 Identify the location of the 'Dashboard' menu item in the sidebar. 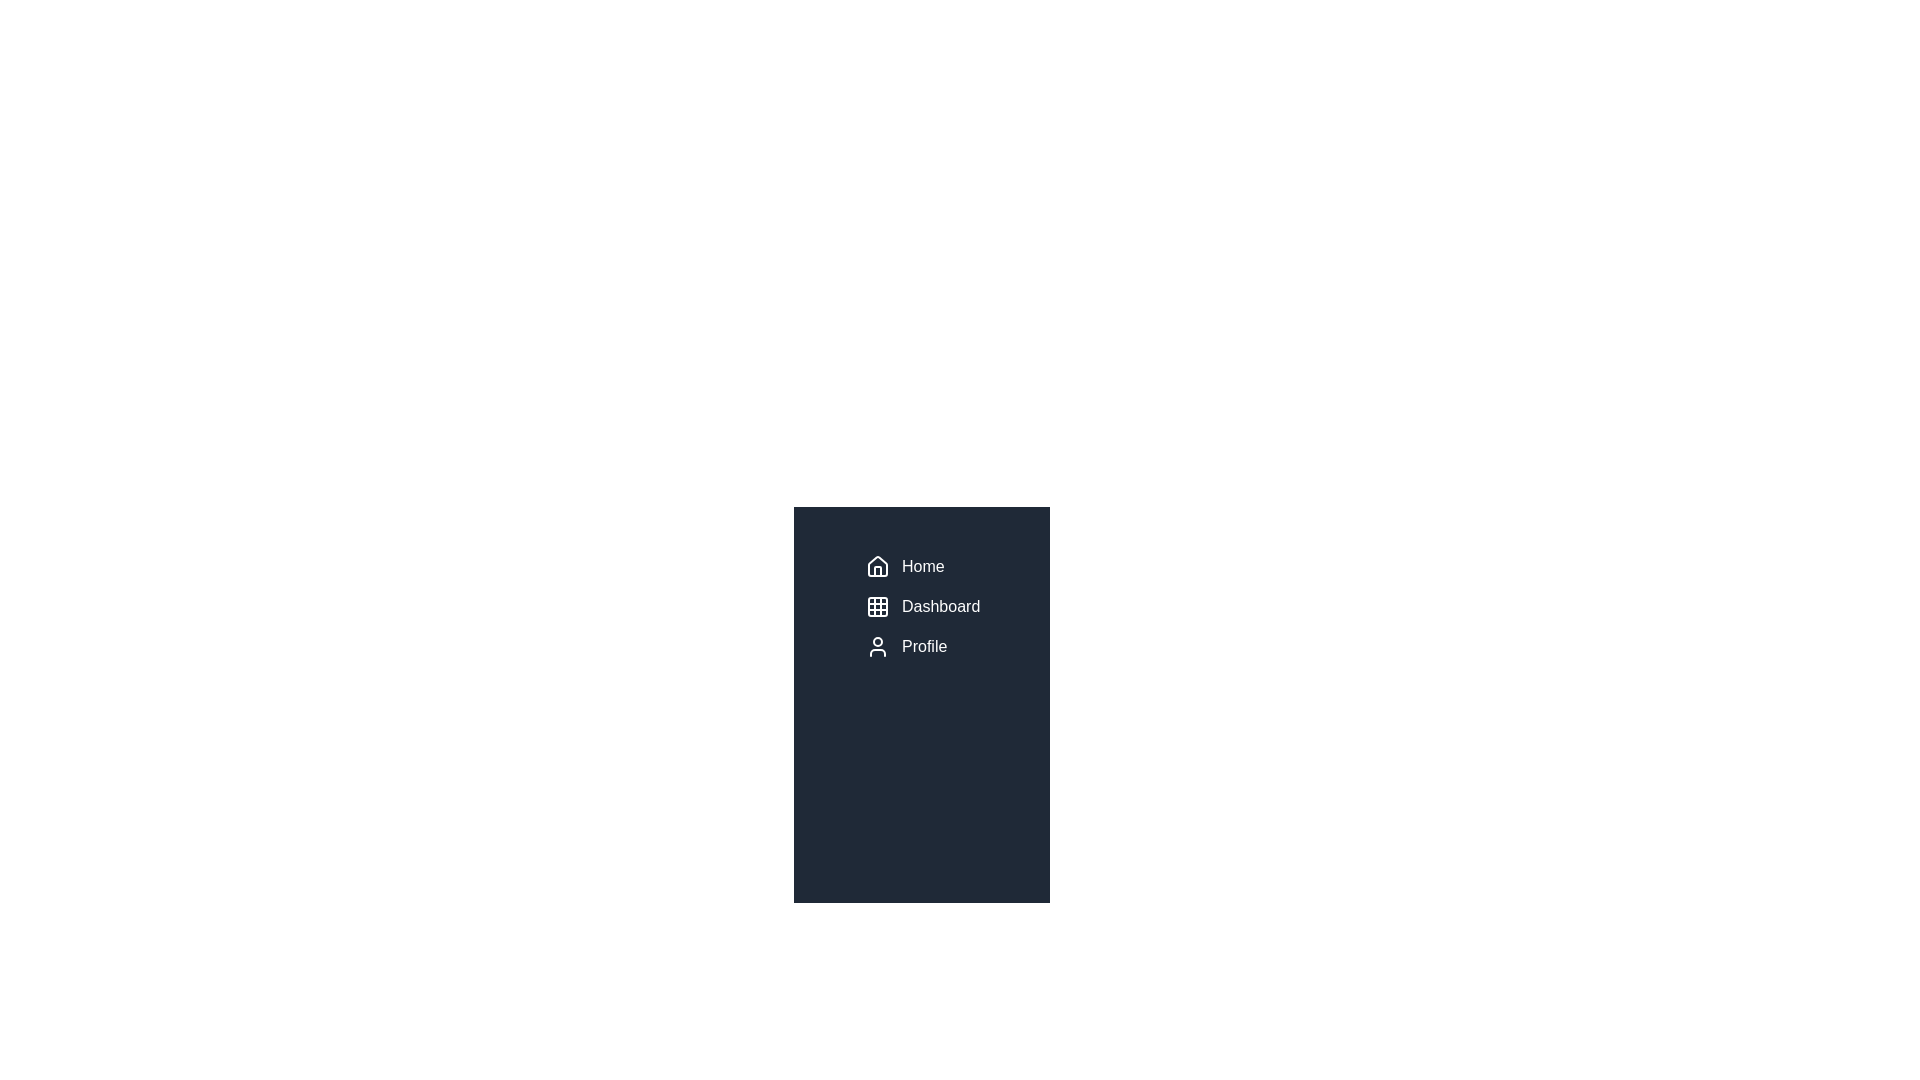
(921, 605).